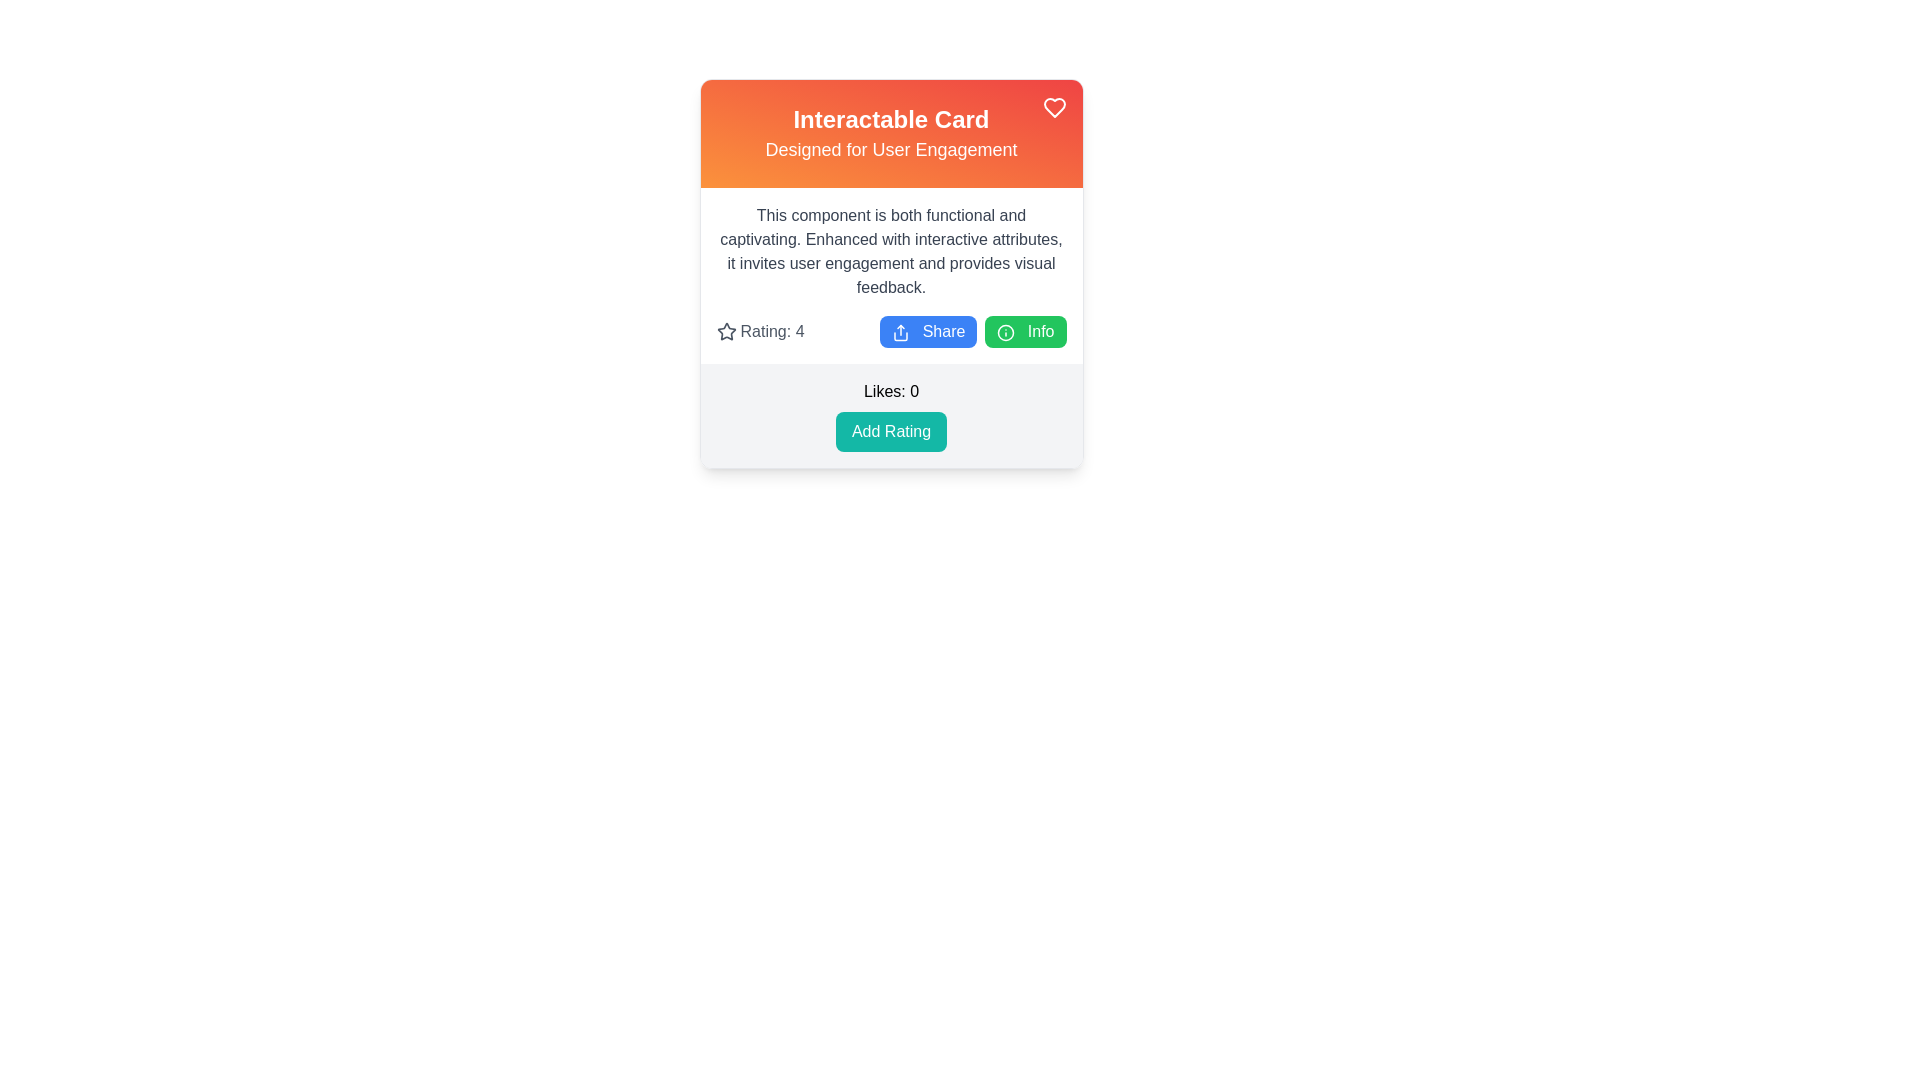 This screenshot has height=1080, width=1920. Describe the element at coordinates (927, 330) in the screenshot. I see `the 'Share' button located within the 'Share Info' group, positioned left of the green 'Info' button and right of the star rating display to share the content` at that location.